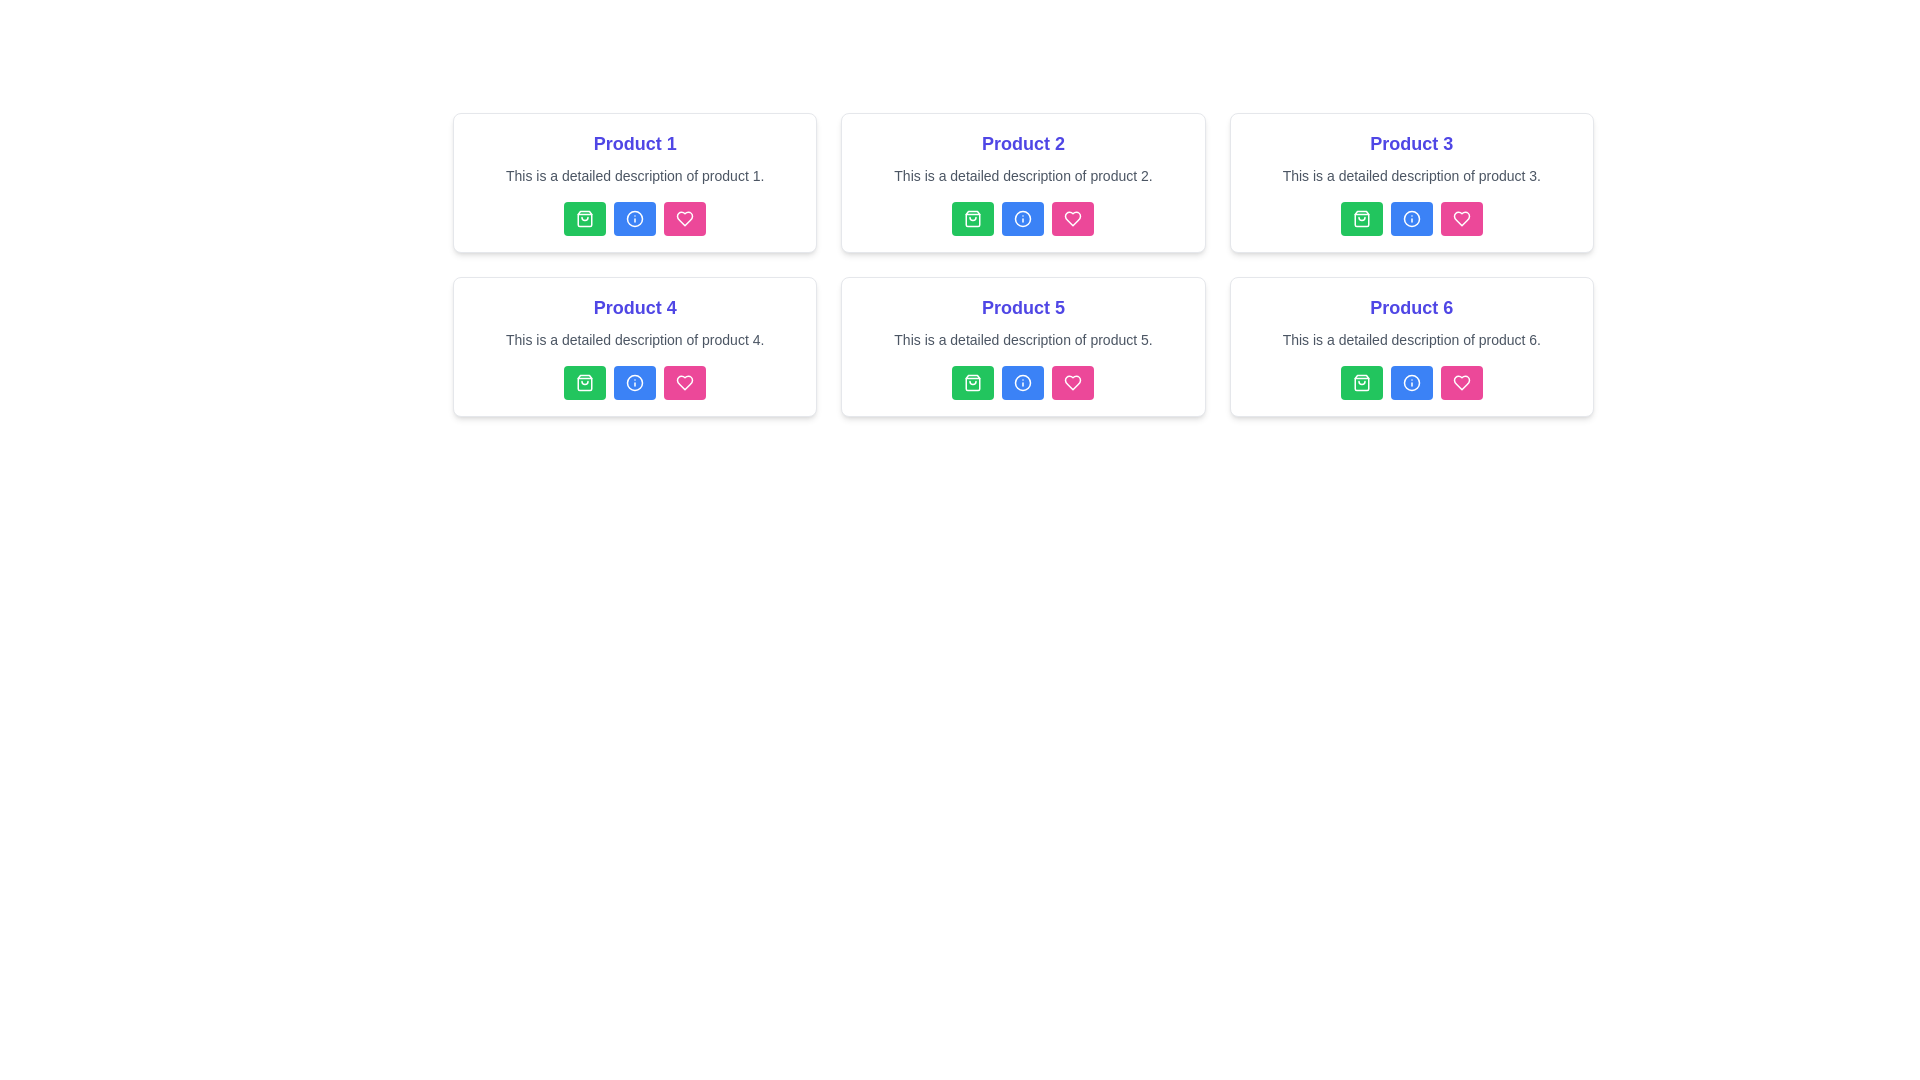  Describe the element at coordinates (1360, 382) in the screenshot. I see `the green shopping bag icon located on the far left in the button row of the 'Product 6' card` at that location.